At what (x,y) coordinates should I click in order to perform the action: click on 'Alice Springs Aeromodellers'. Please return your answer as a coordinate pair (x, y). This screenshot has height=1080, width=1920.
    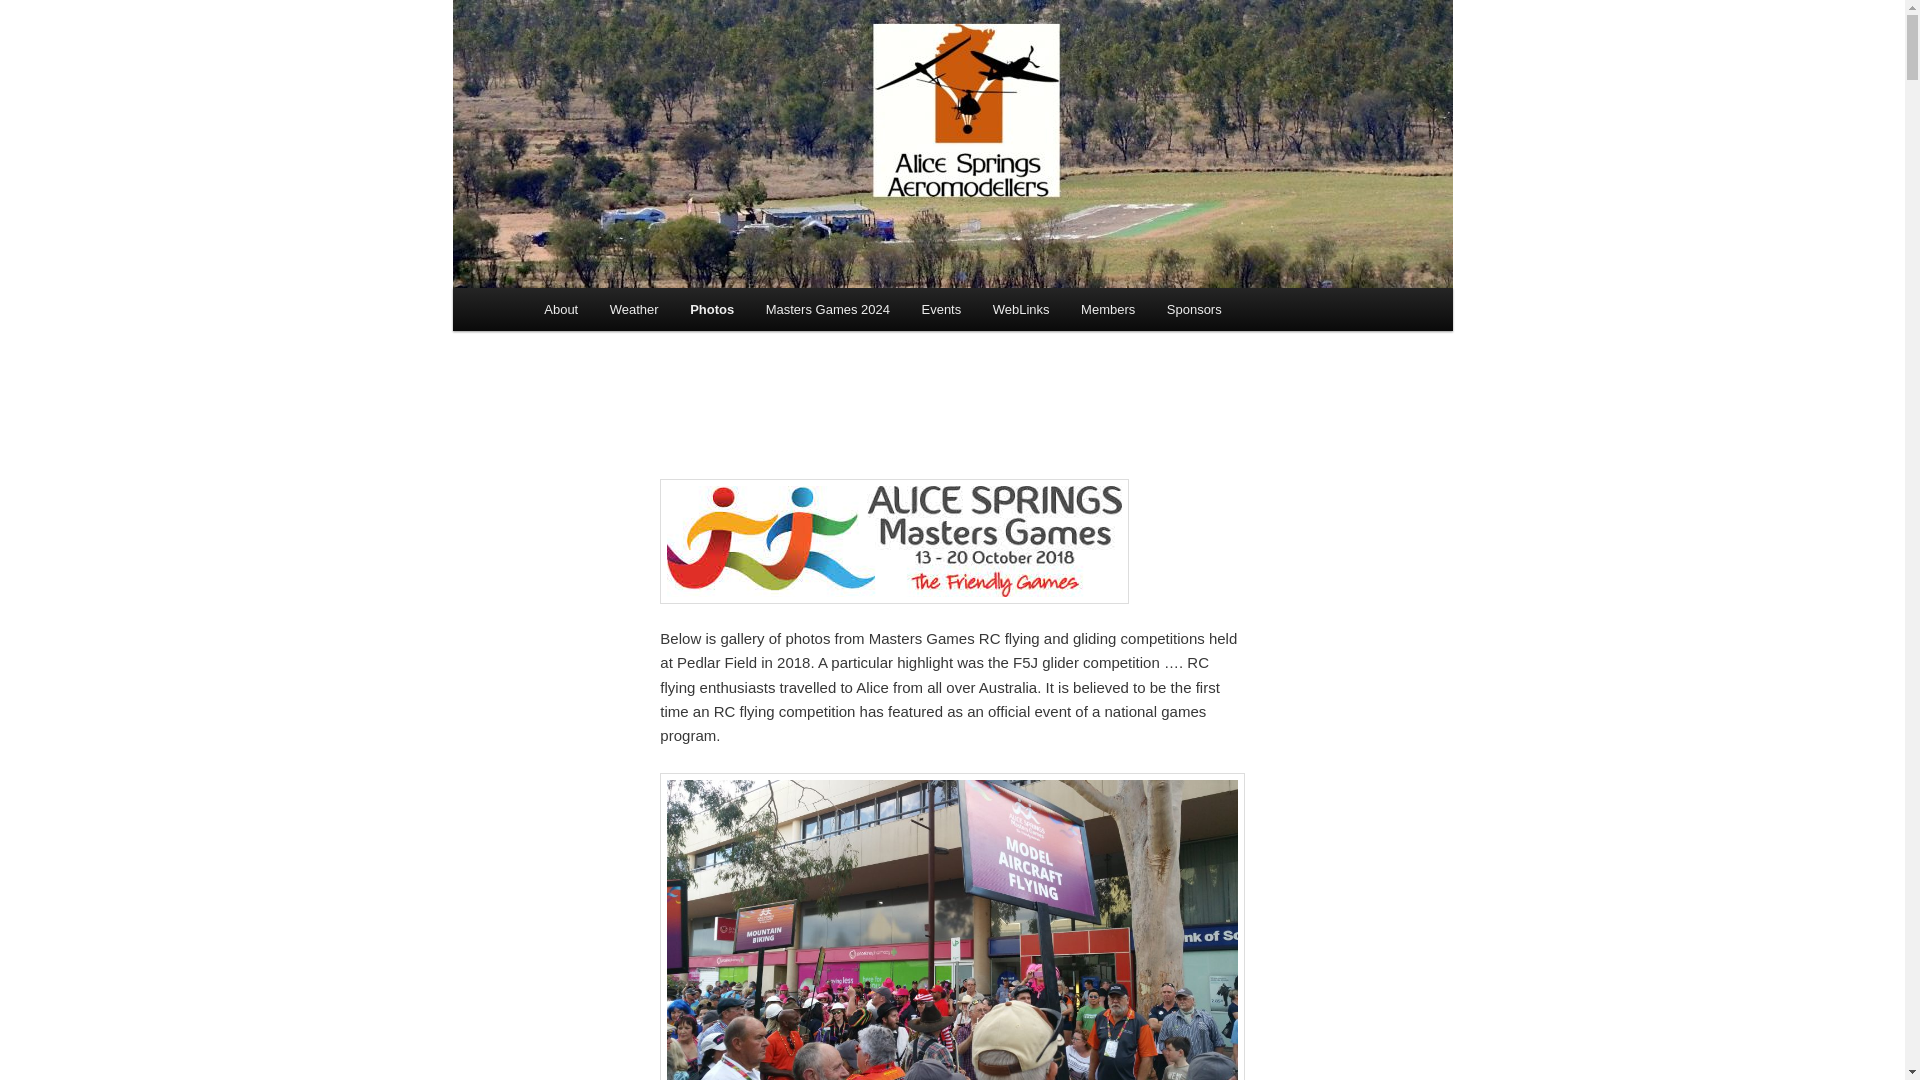
    Looking at the image, I should click on (528, 71).